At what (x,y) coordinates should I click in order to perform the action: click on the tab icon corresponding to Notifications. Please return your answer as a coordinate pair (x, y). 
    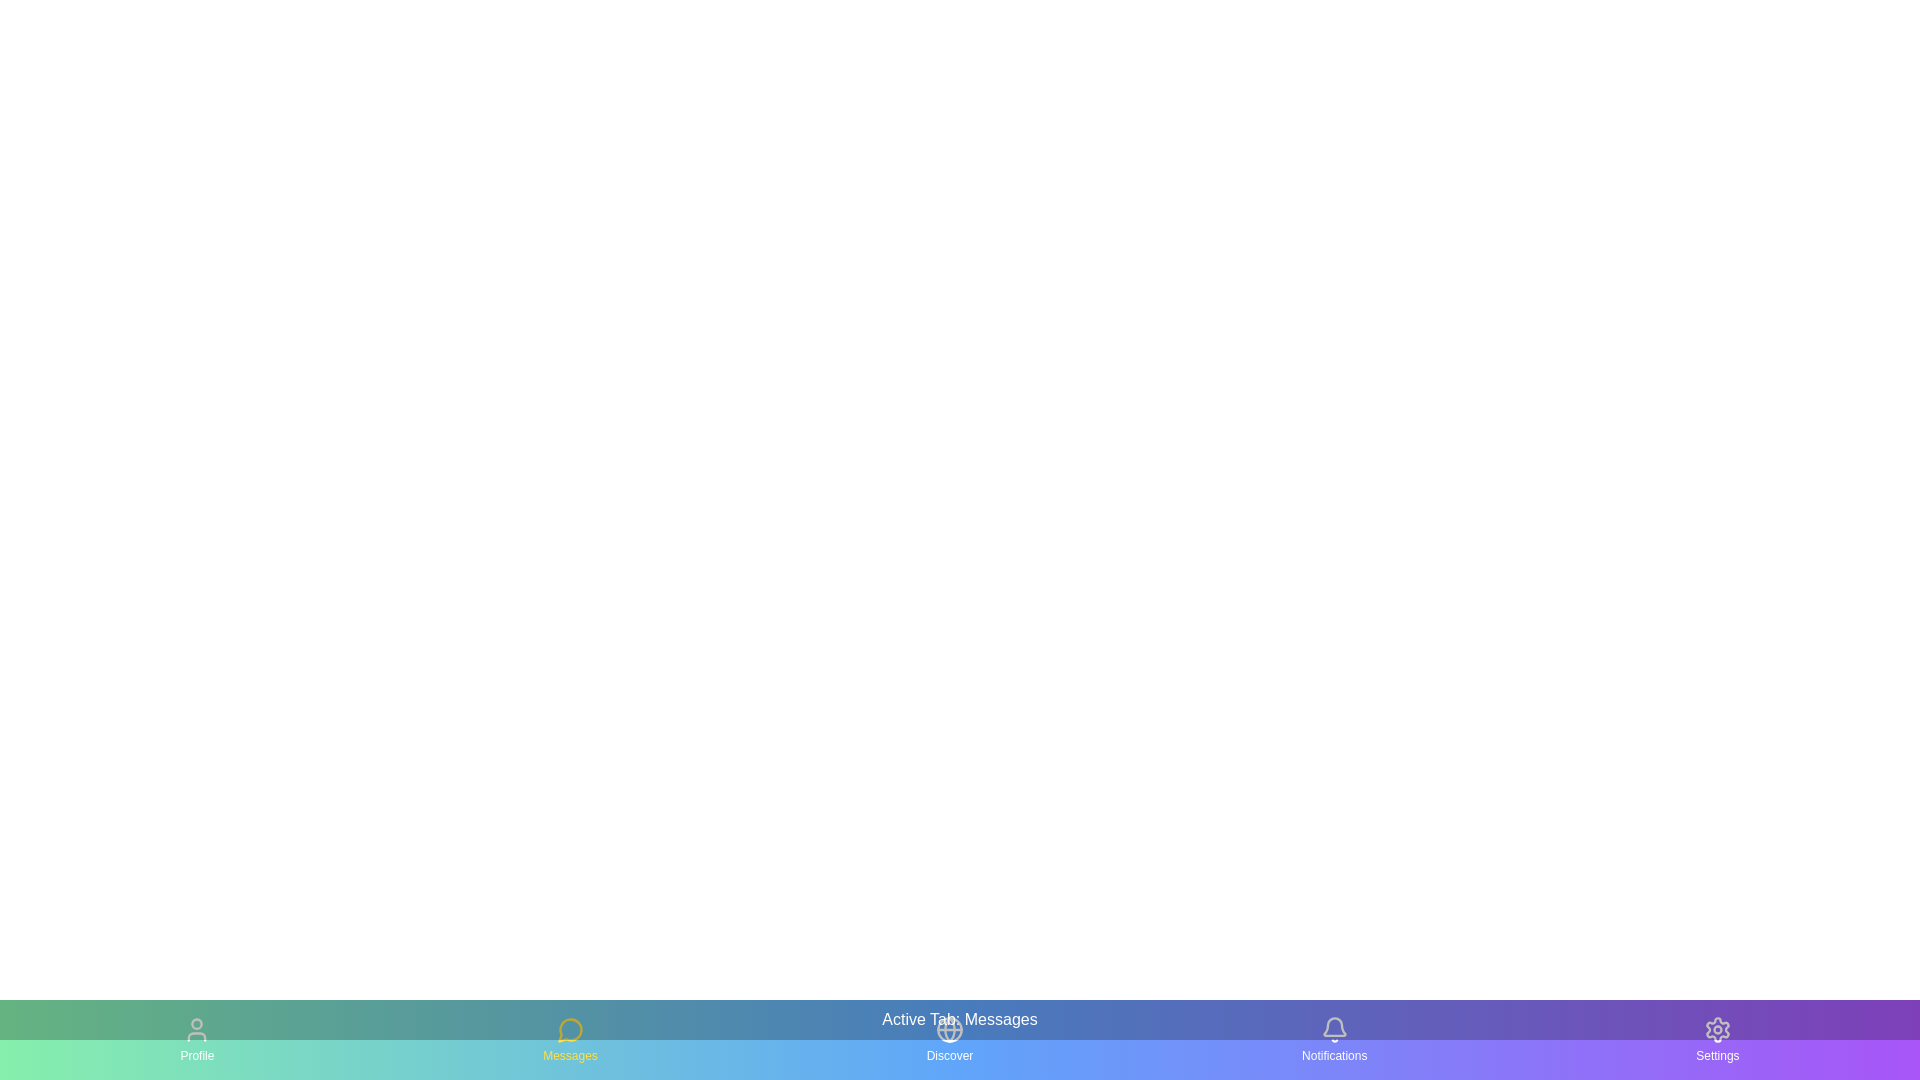
    Looking at the image, I should click on (1334, 1039).